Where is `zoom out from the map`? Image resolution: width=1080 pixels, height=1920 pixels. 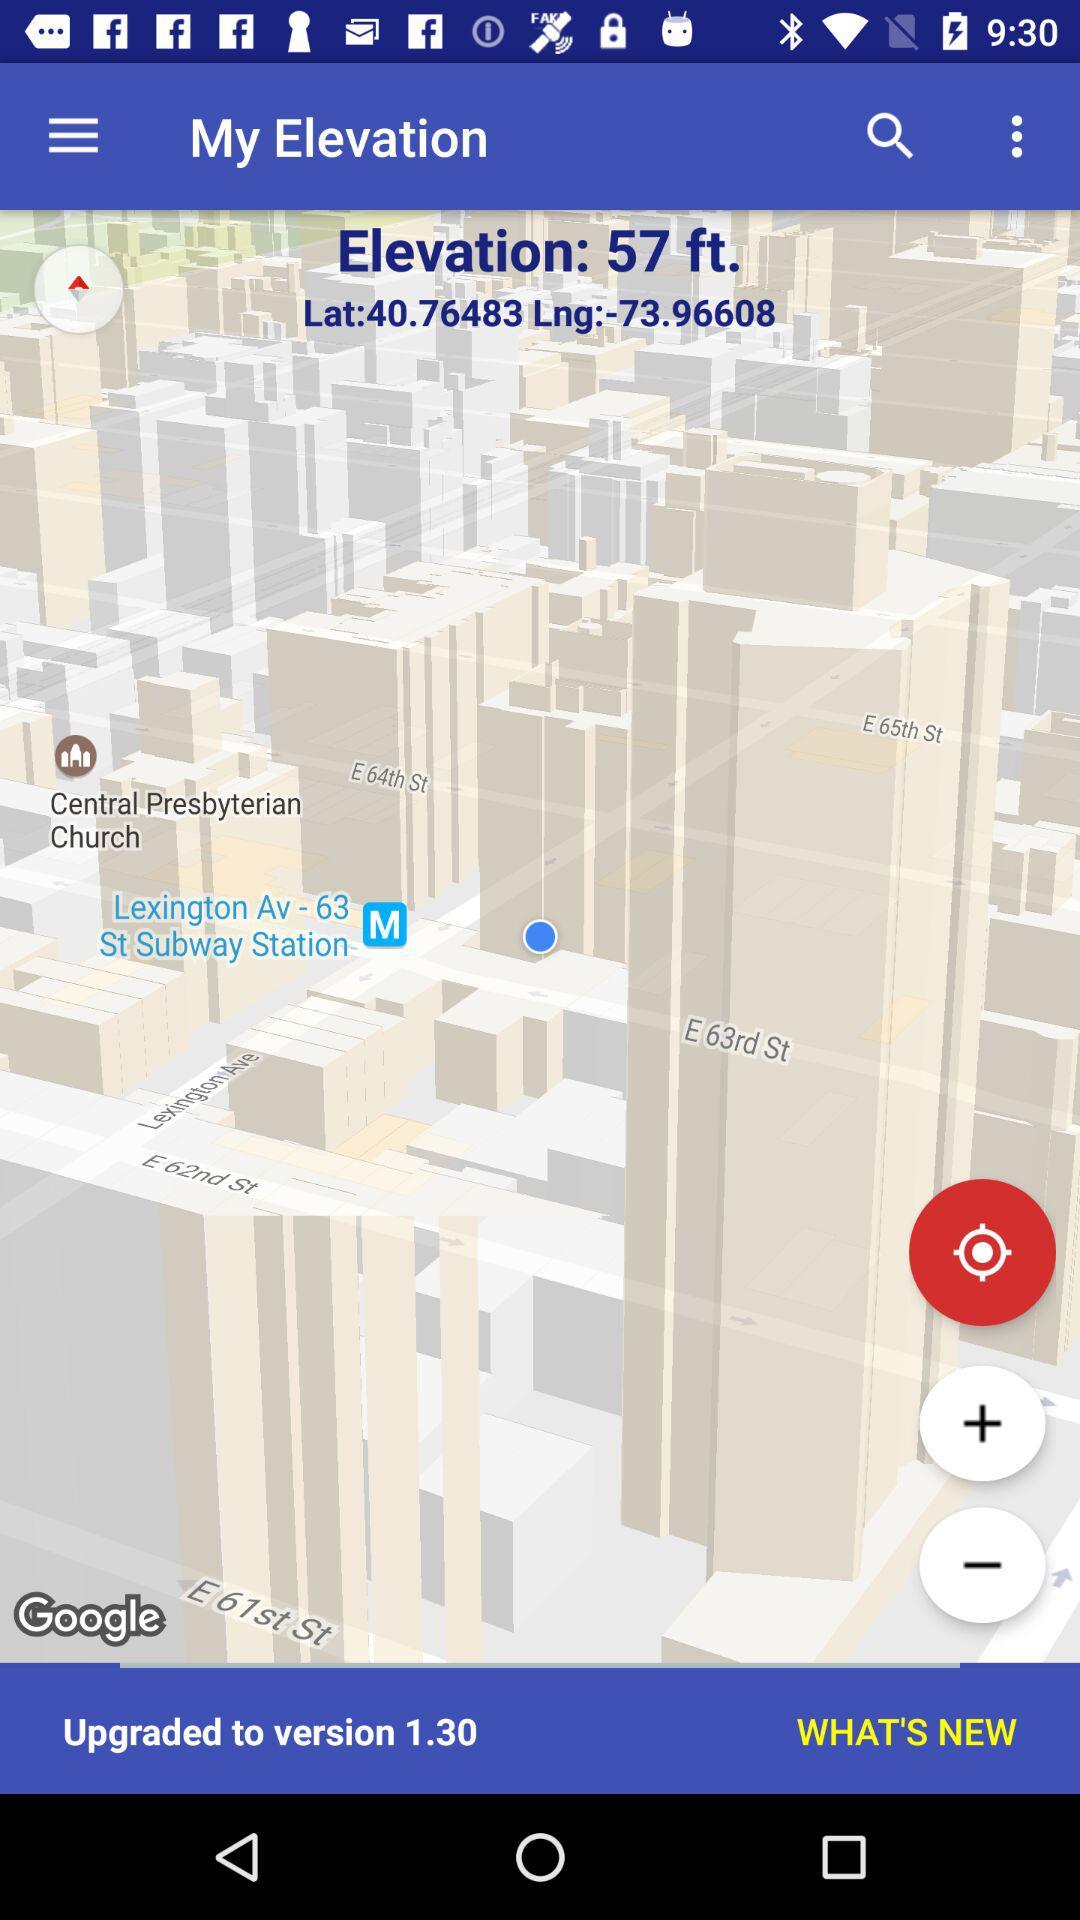
zoom out from the map is located at coordinates (981, 1564).